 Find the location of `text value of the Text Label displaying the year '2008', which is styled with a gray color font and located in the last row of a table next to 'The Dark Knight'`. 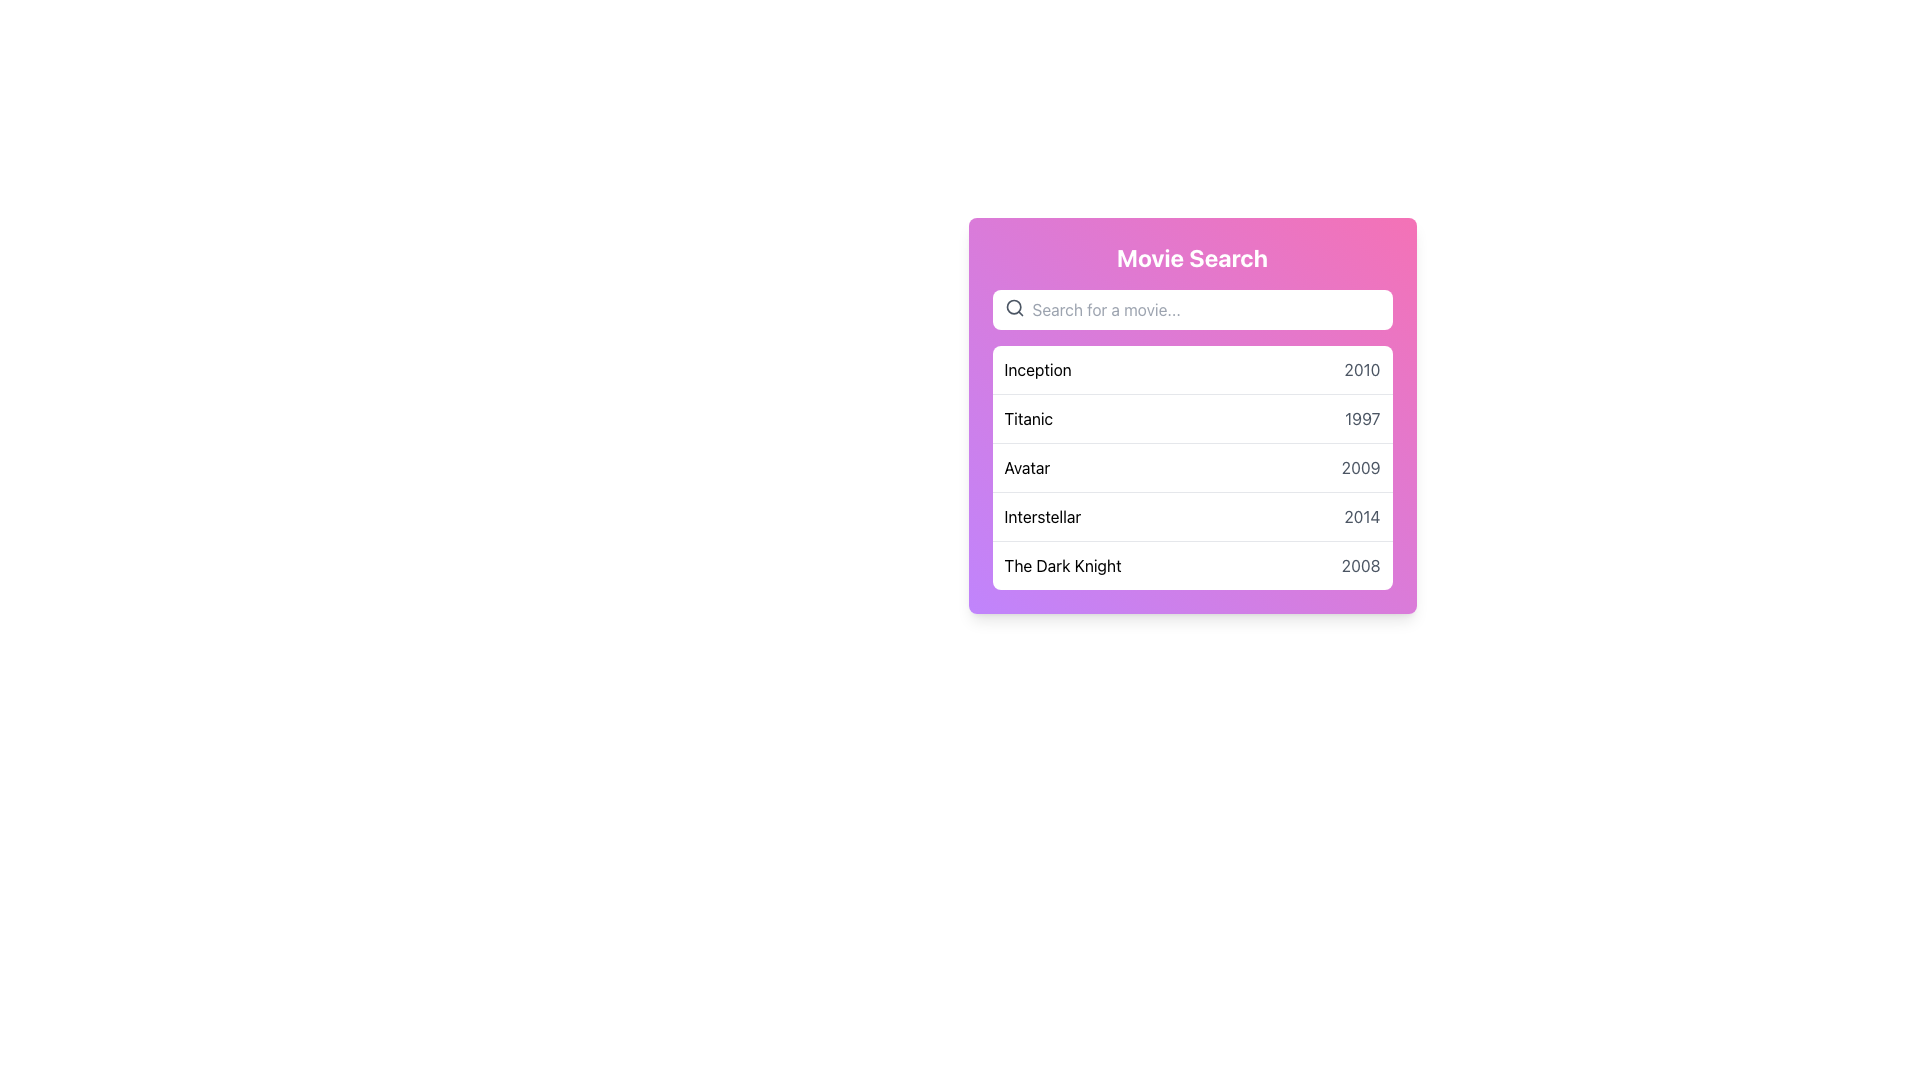

text value of the Text Label displaying the year '2008', which is styled with a gray color font and located in the last row of a table next to 'The Dark Knight' is located at coordinates (1360, 566).